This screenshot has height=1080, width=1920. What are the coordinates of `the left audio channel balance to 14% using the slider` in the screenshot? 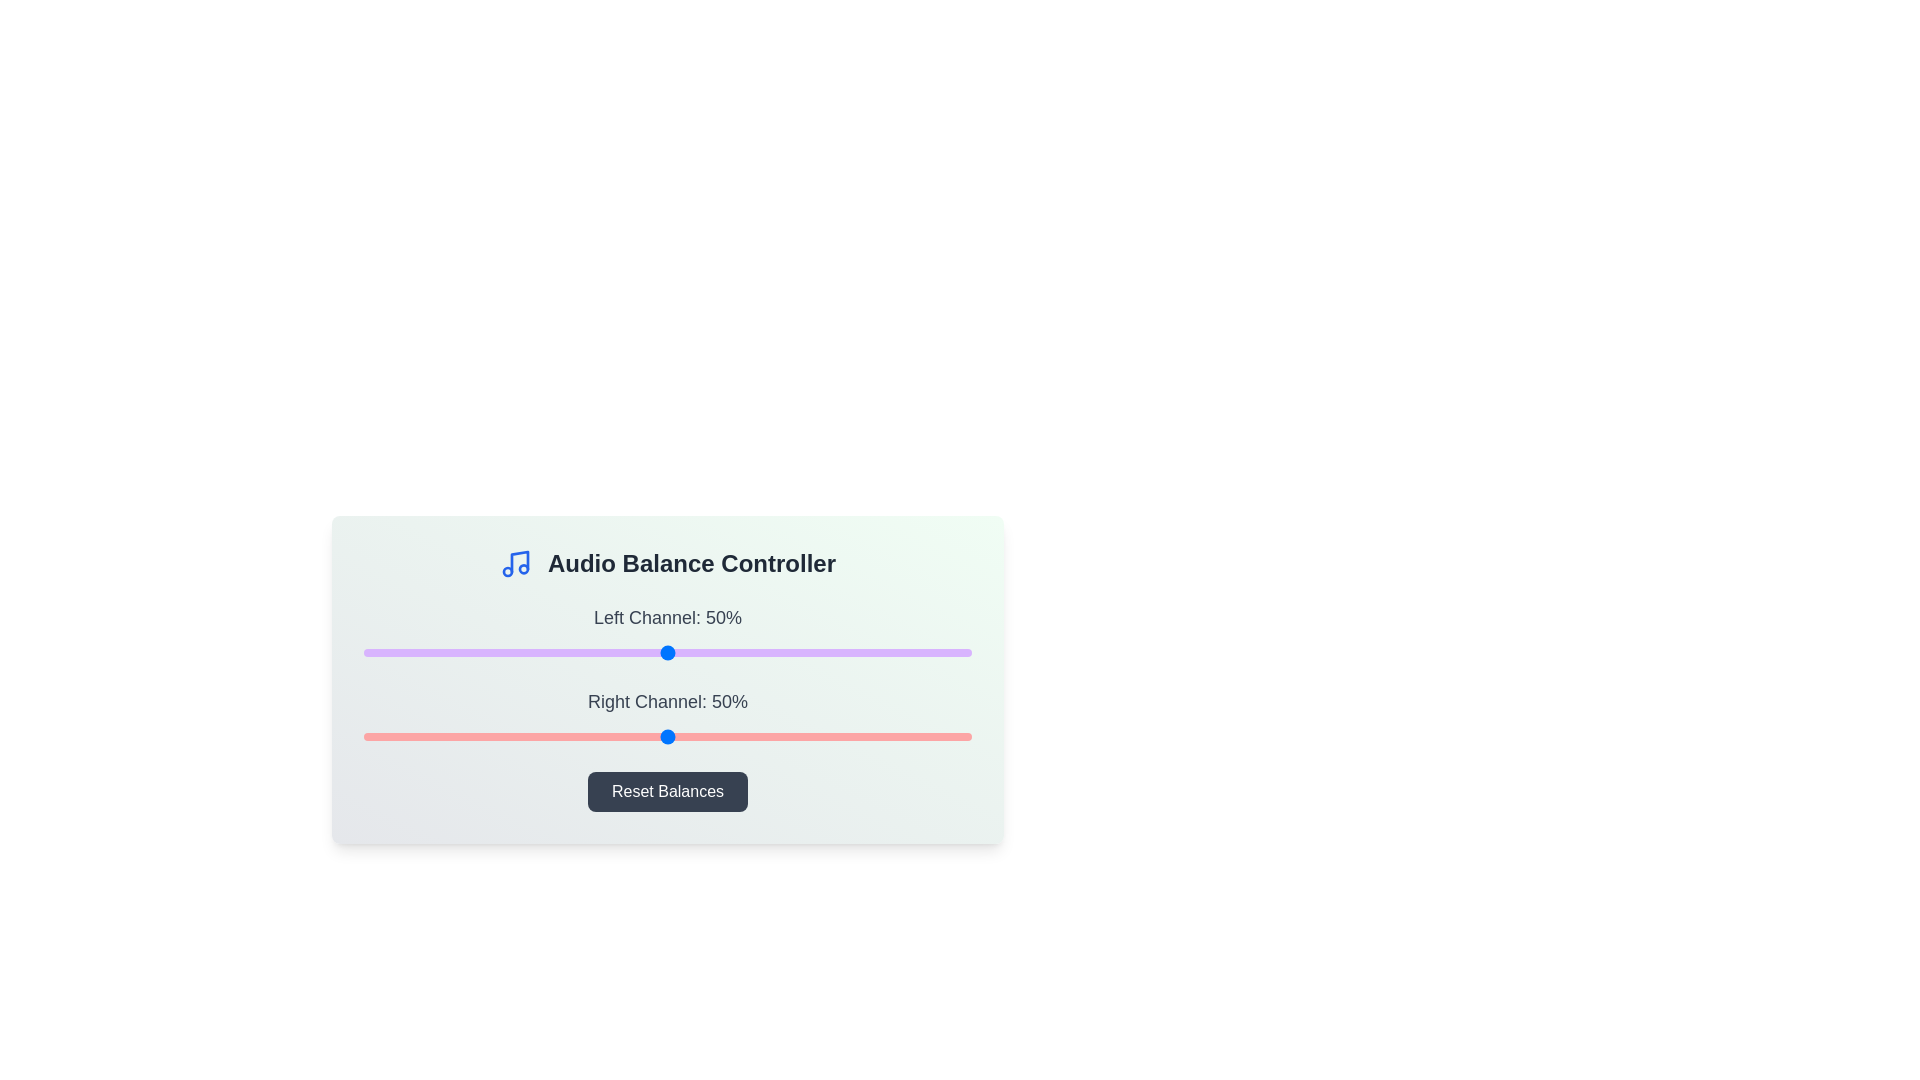 It's located at (448, 652).